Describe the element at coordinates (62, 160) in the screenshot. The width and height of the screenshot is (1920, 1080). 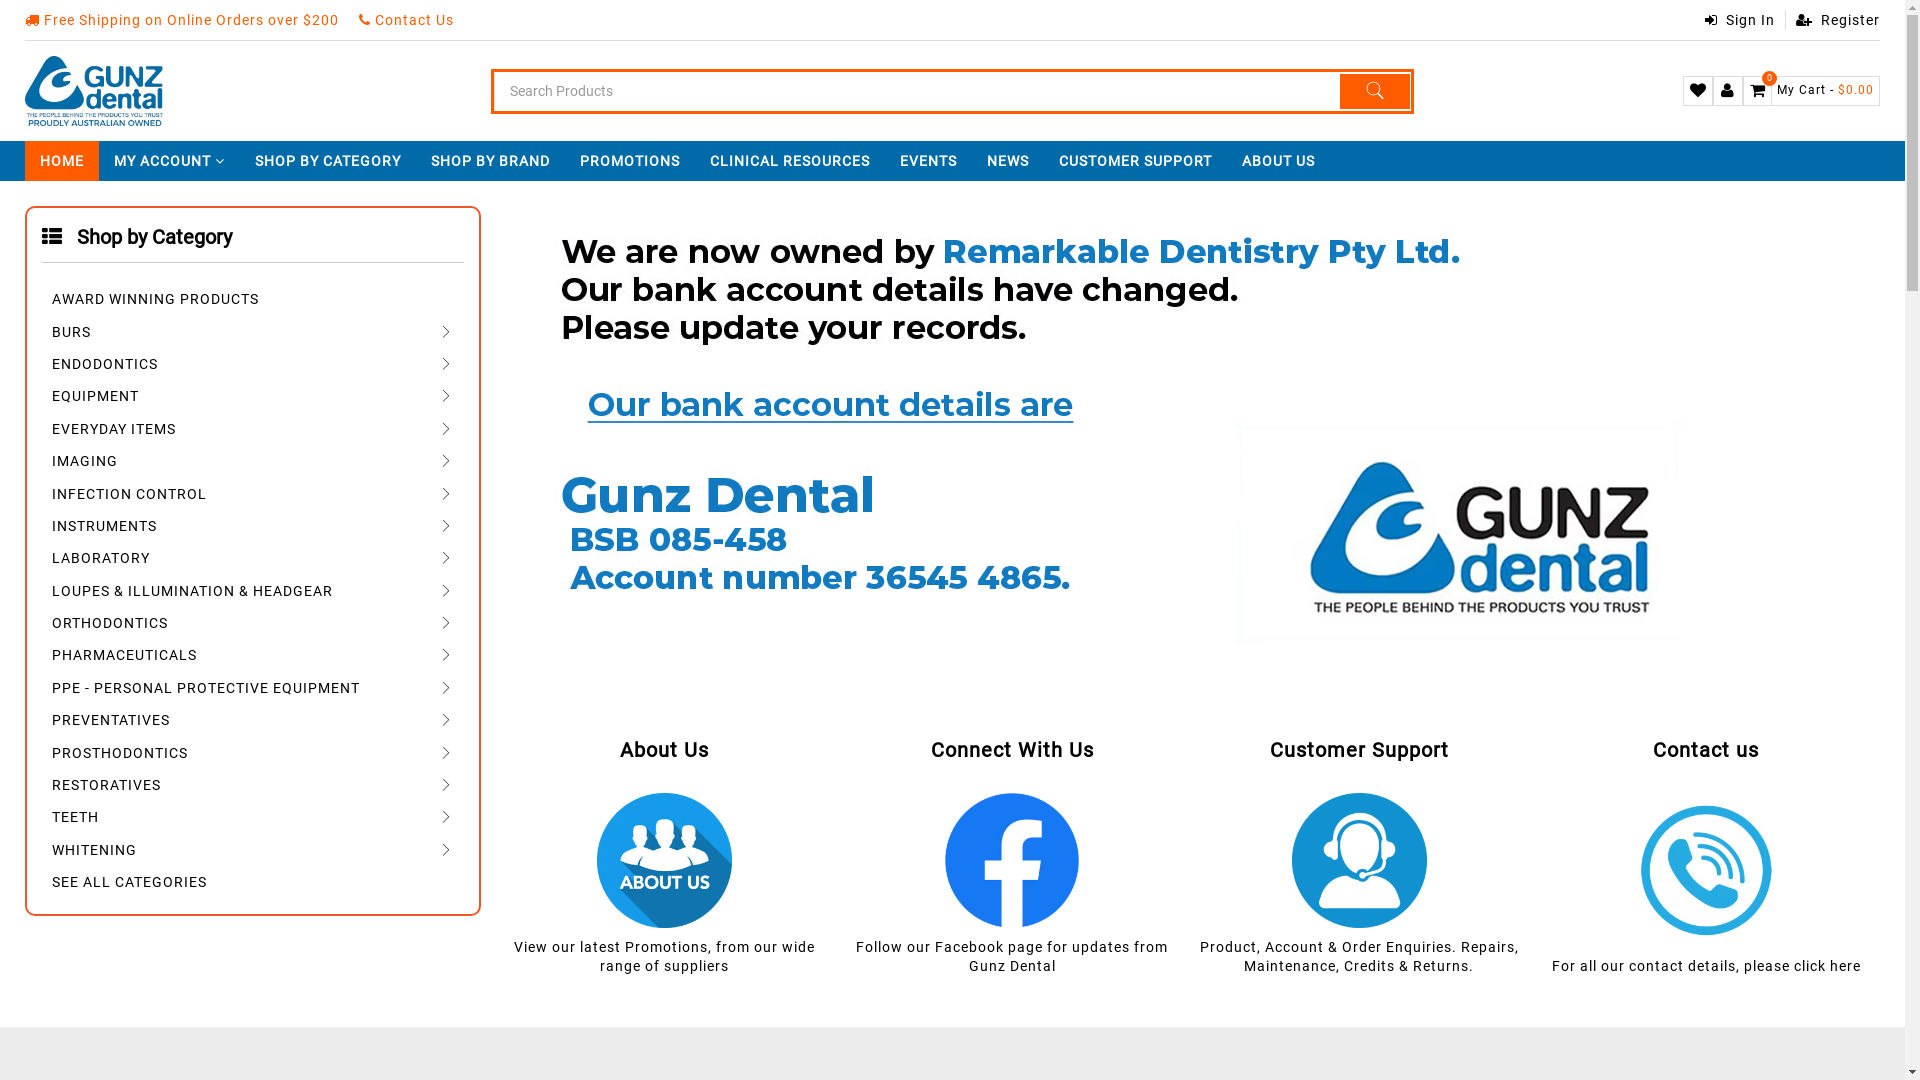
I see `'HOME'` at that location.